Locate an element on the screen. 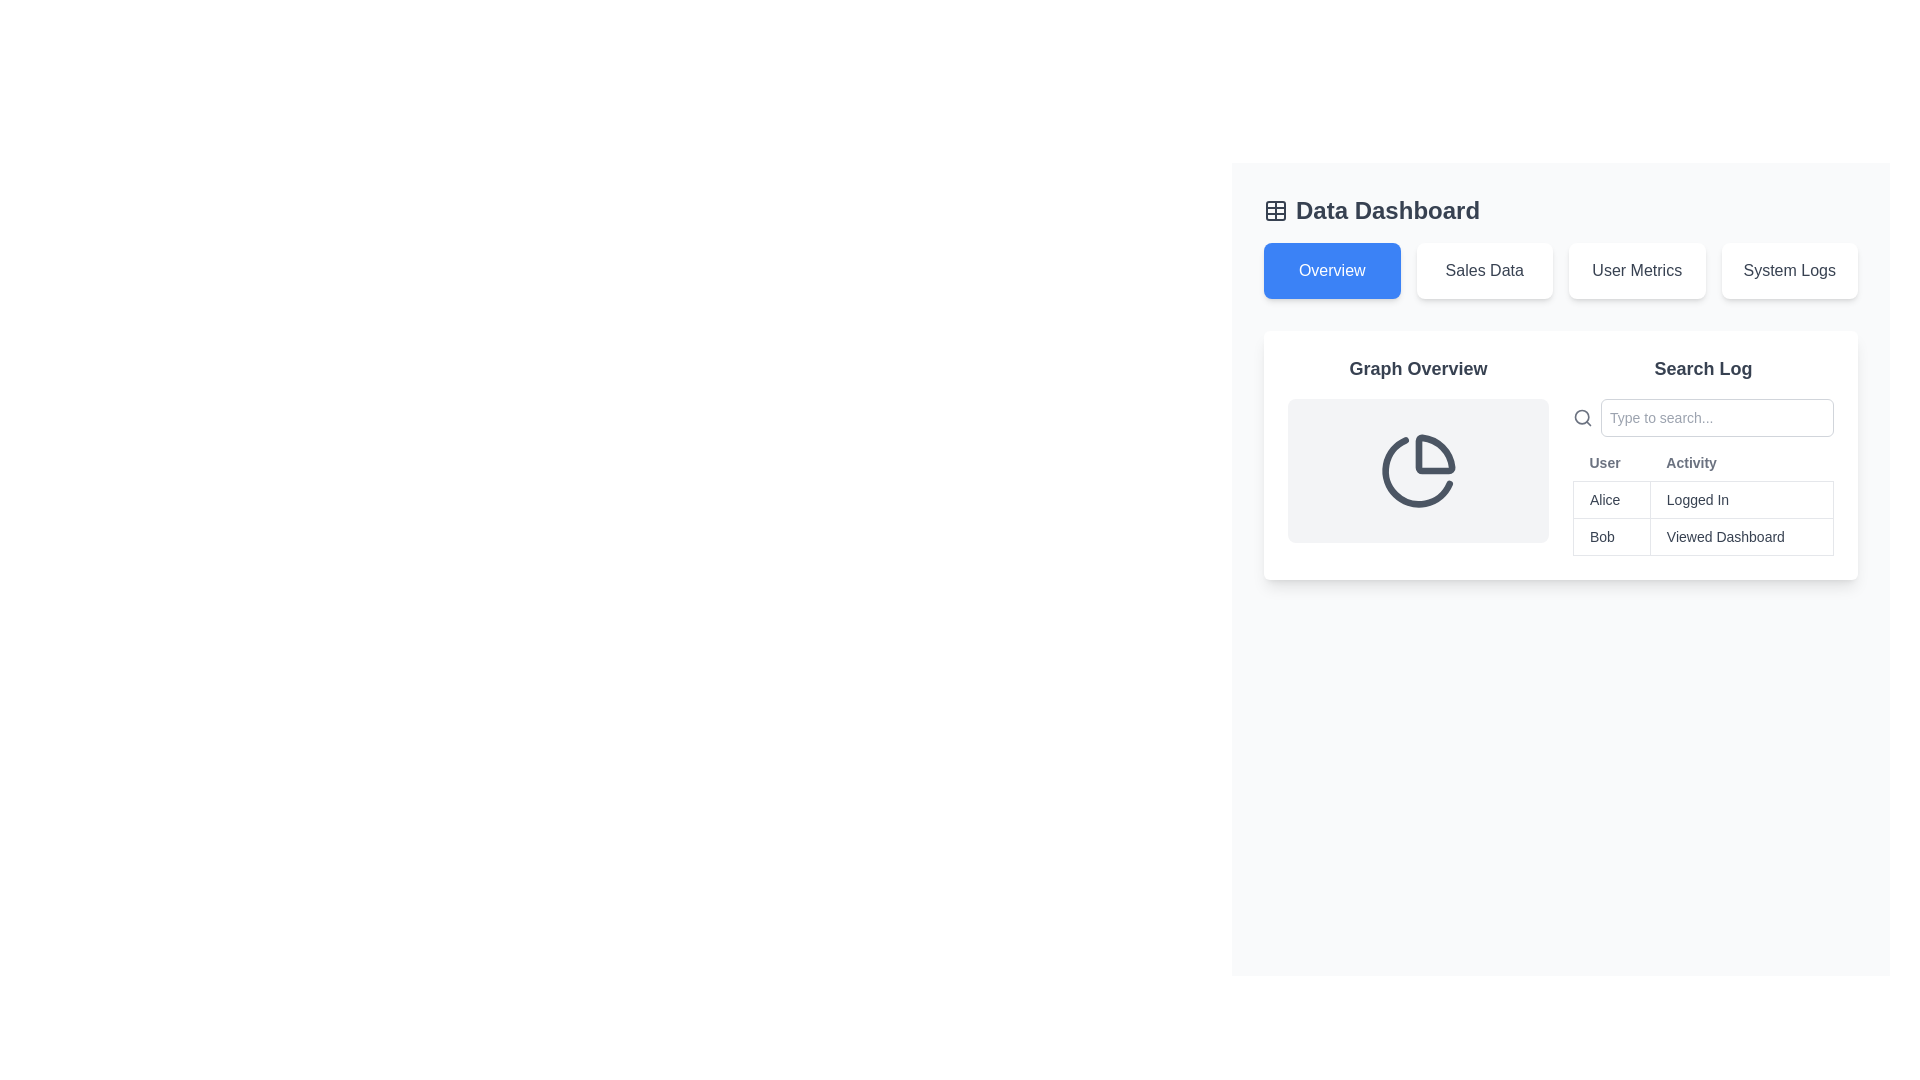 This screenshot has height=1080, width=1920. the decorative element within the pie chart graphic that indicates the right-side slice of data in the 'Graph Overview' card is located at coordinates (1434, 454).